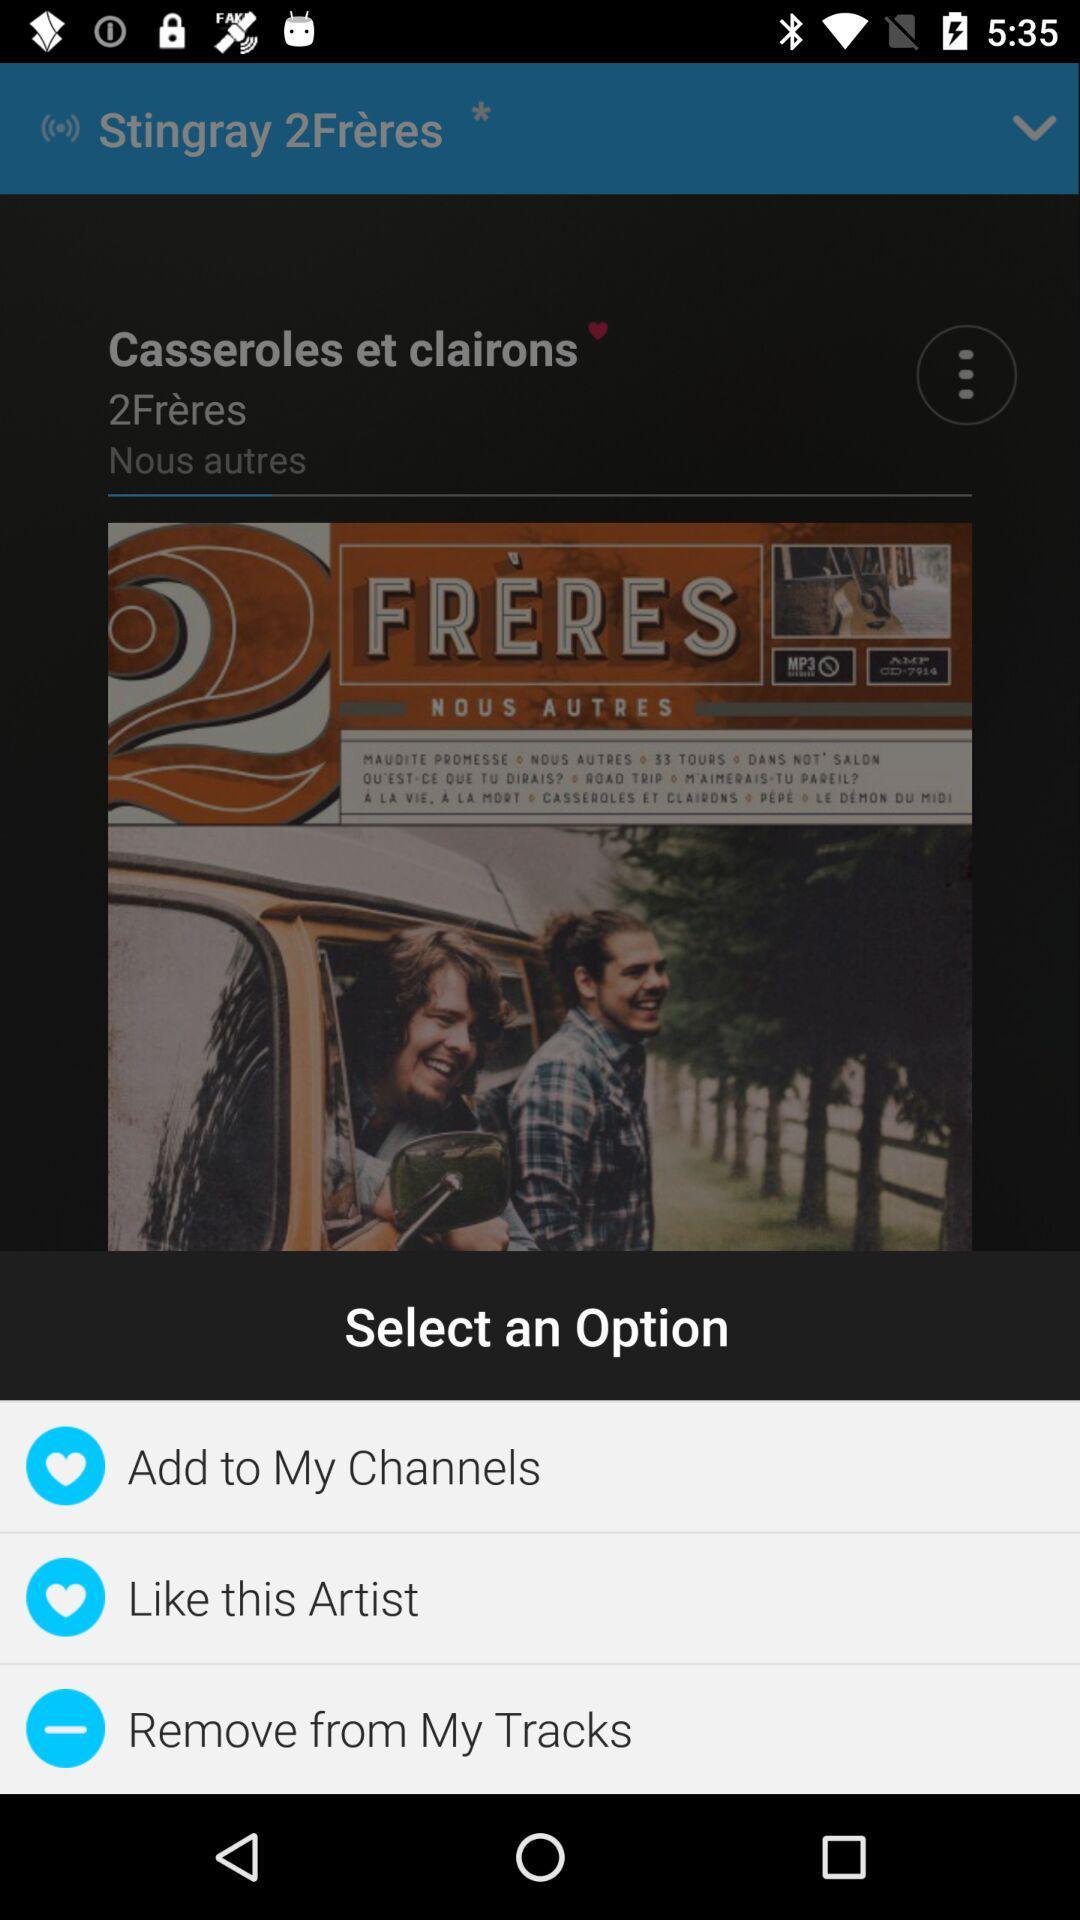  What do you see at coordinates (969, 1525) in the screenshot?
I see `the minus icon` at bounding box center [969, 1525].